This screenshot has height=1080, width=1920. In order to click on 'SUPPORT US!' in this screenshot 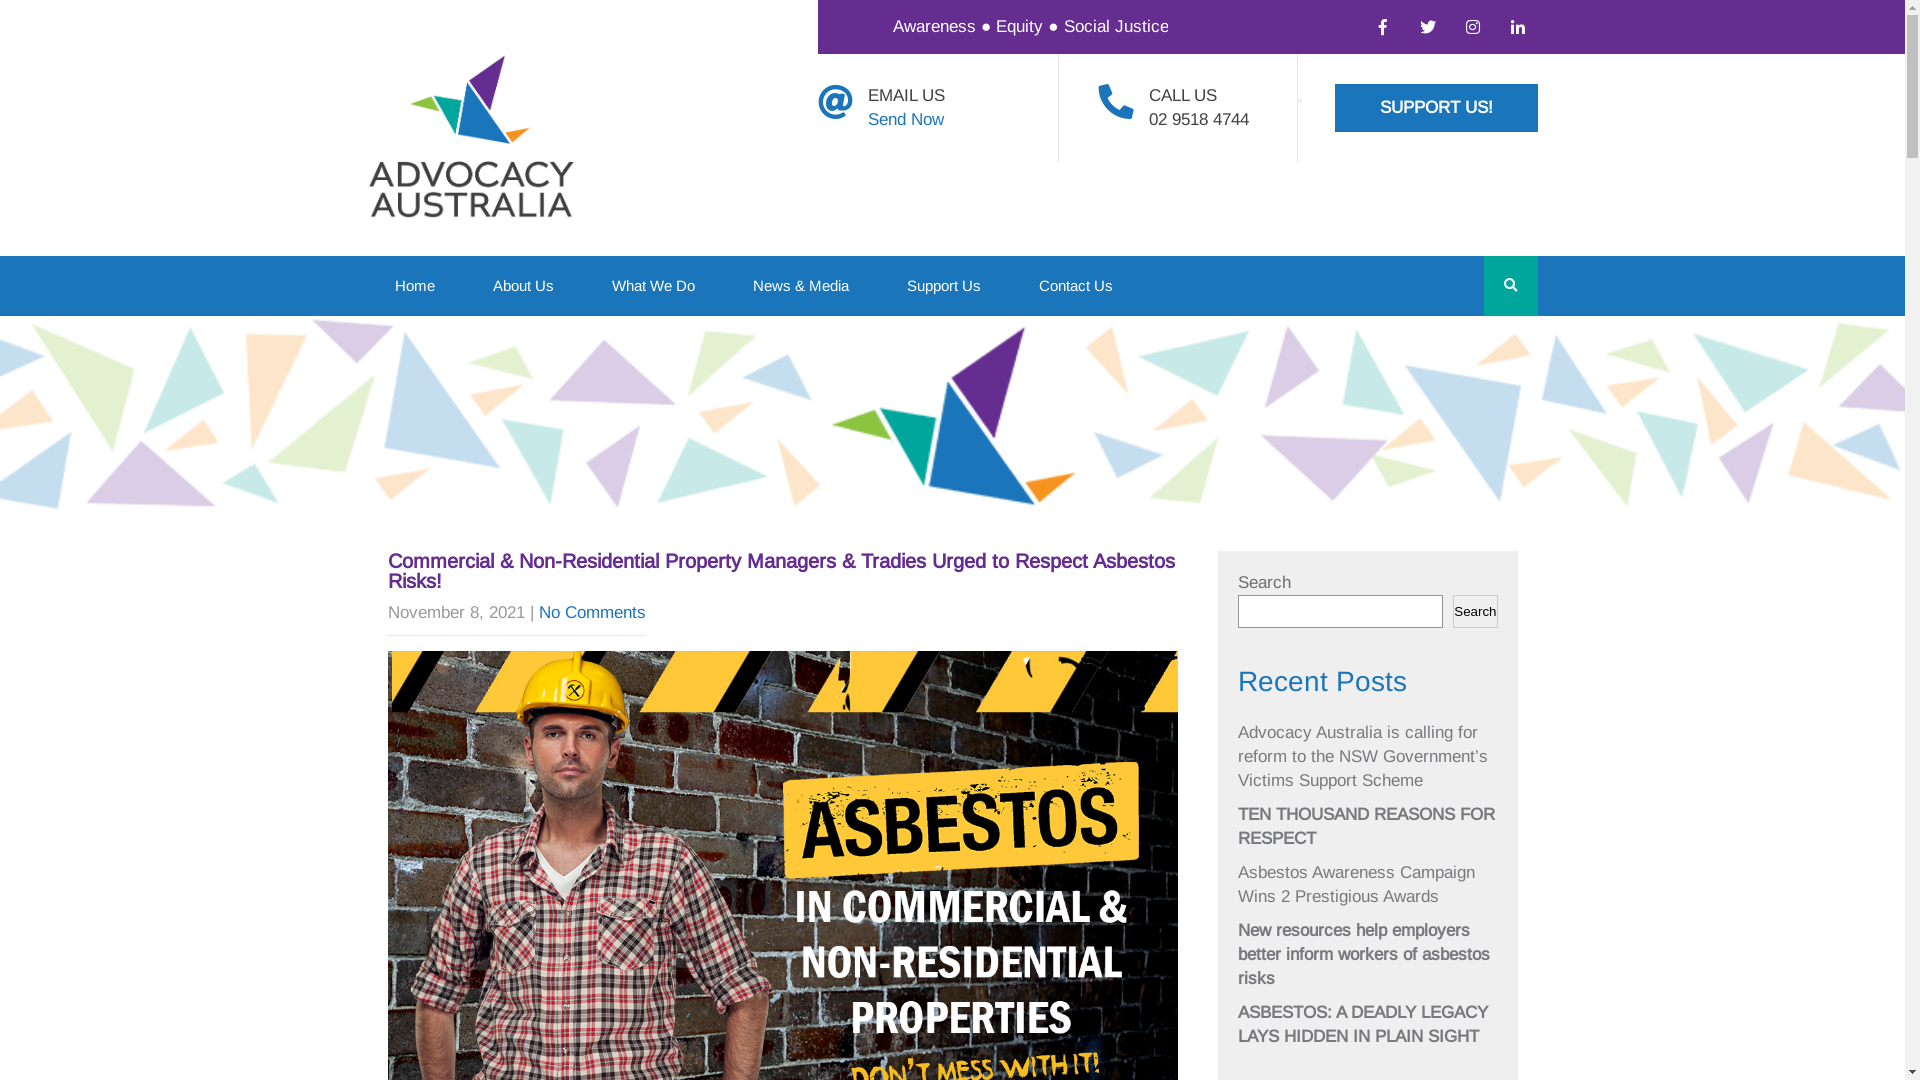, I will do `click(1434, 108)`.